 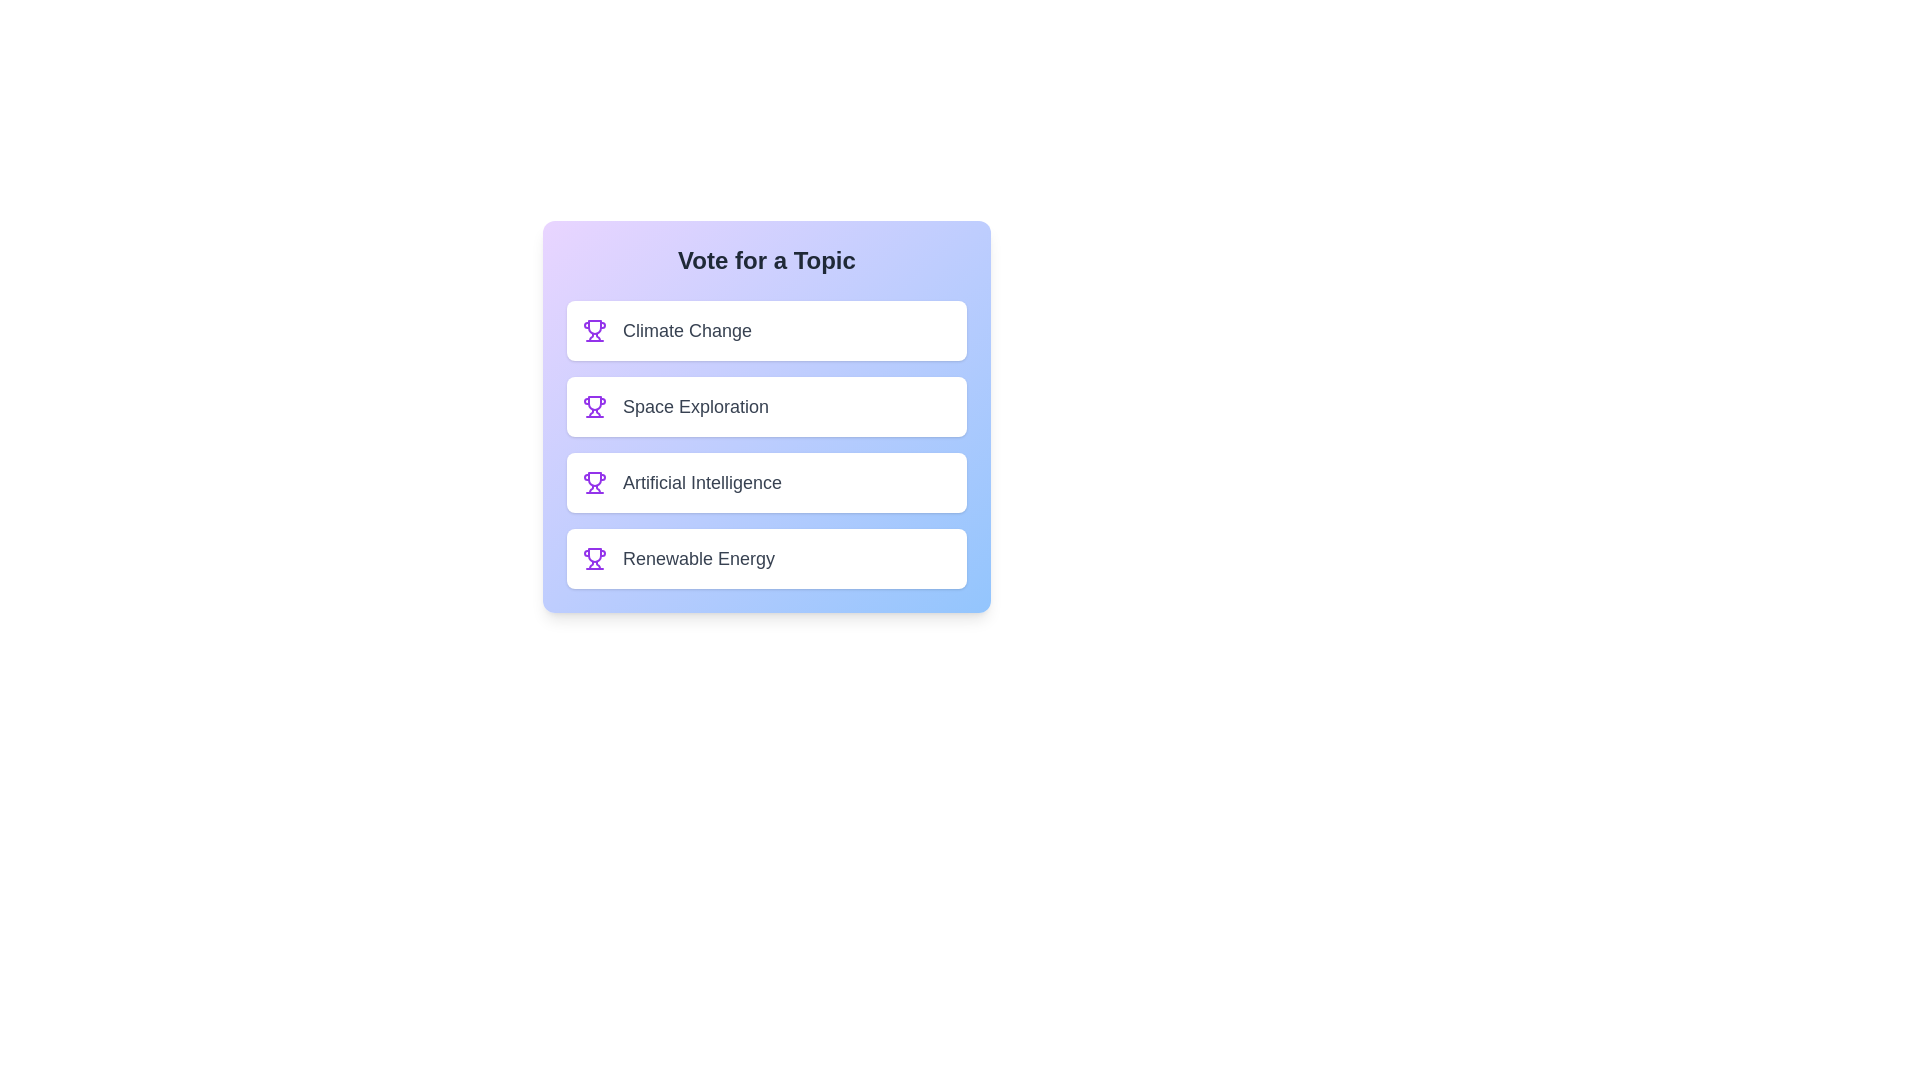 I want to click on the trophy-like purple icon located to the left of the text 'Space Exploration' in the second item of the vertical list under 'Vote for a Topic', so click(x=594, y=403).